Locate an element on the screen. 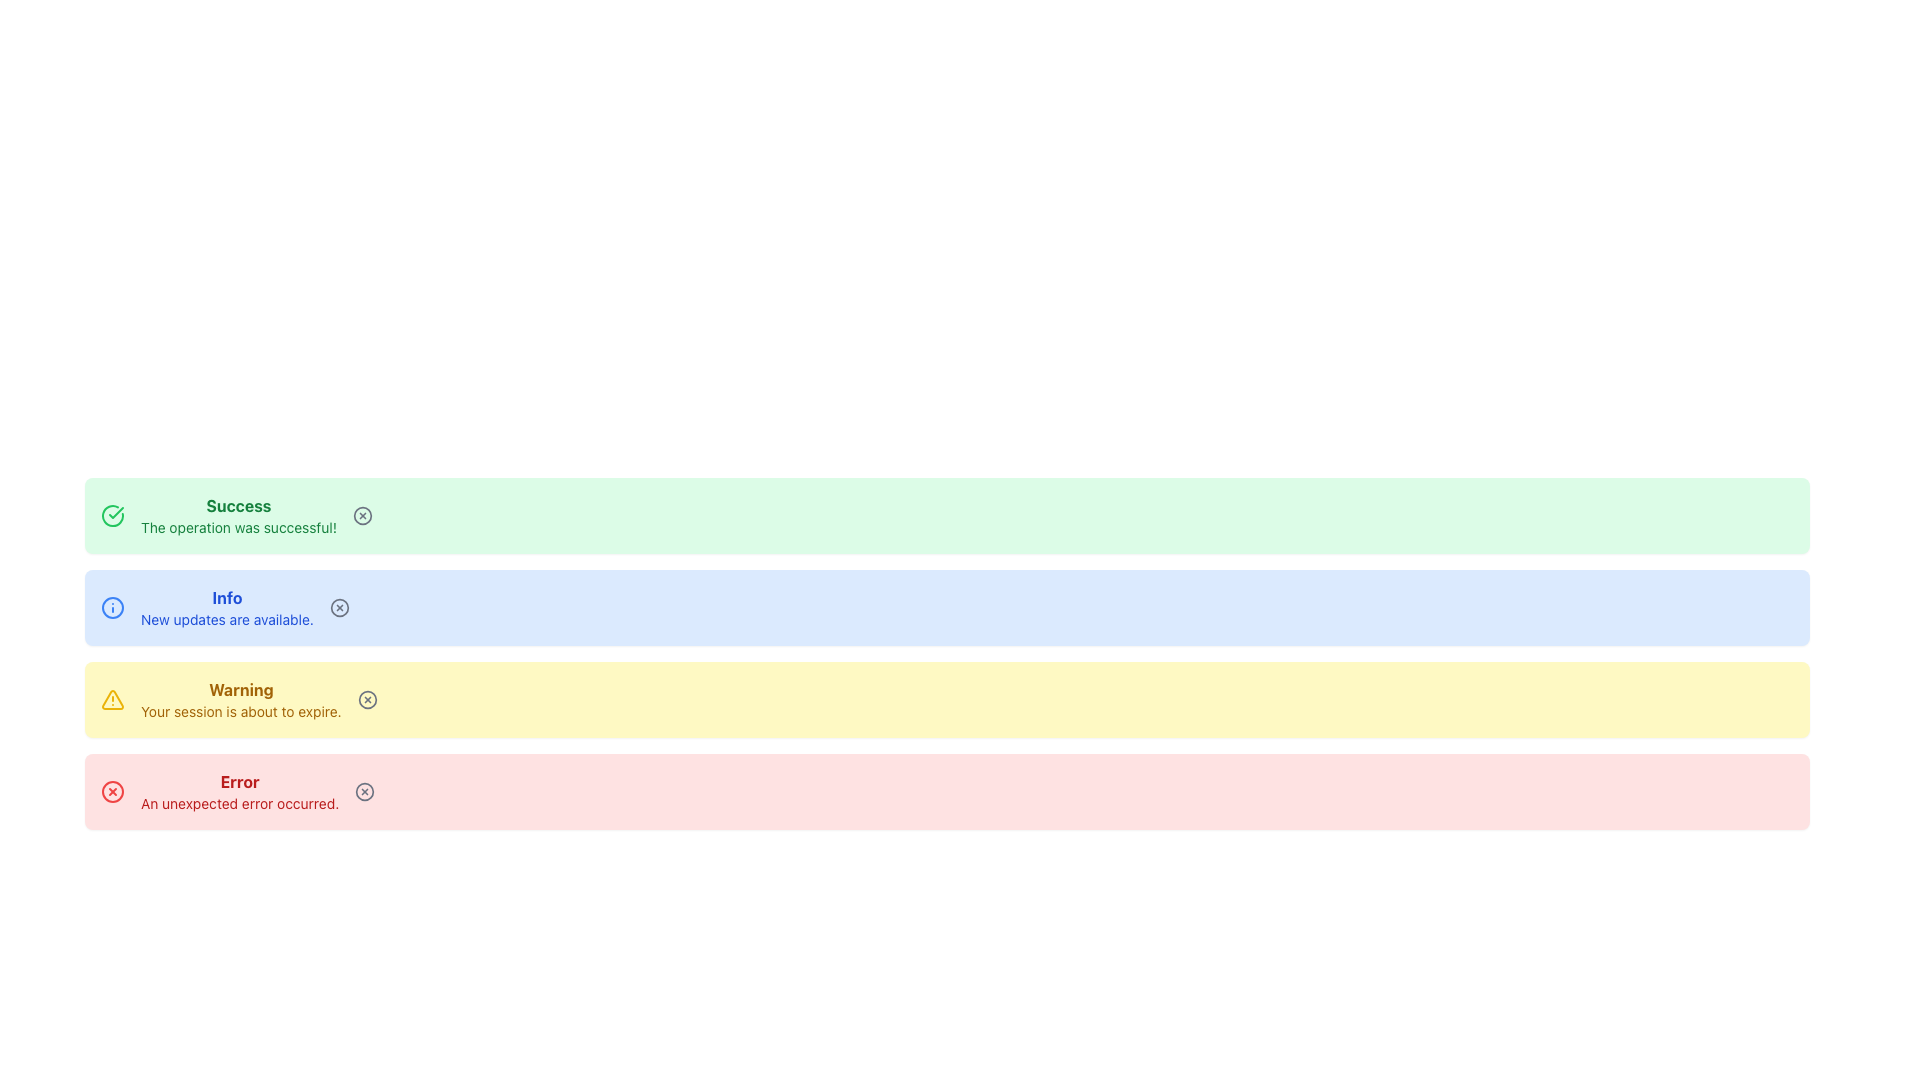 The width and height of the screenshot is (1920, 1080). the circle element in the SVG graphic, which is centrally located within the bottom-most rectangle of the error message bar, styled in a minimalistic way is located at coordinates (365, 790).